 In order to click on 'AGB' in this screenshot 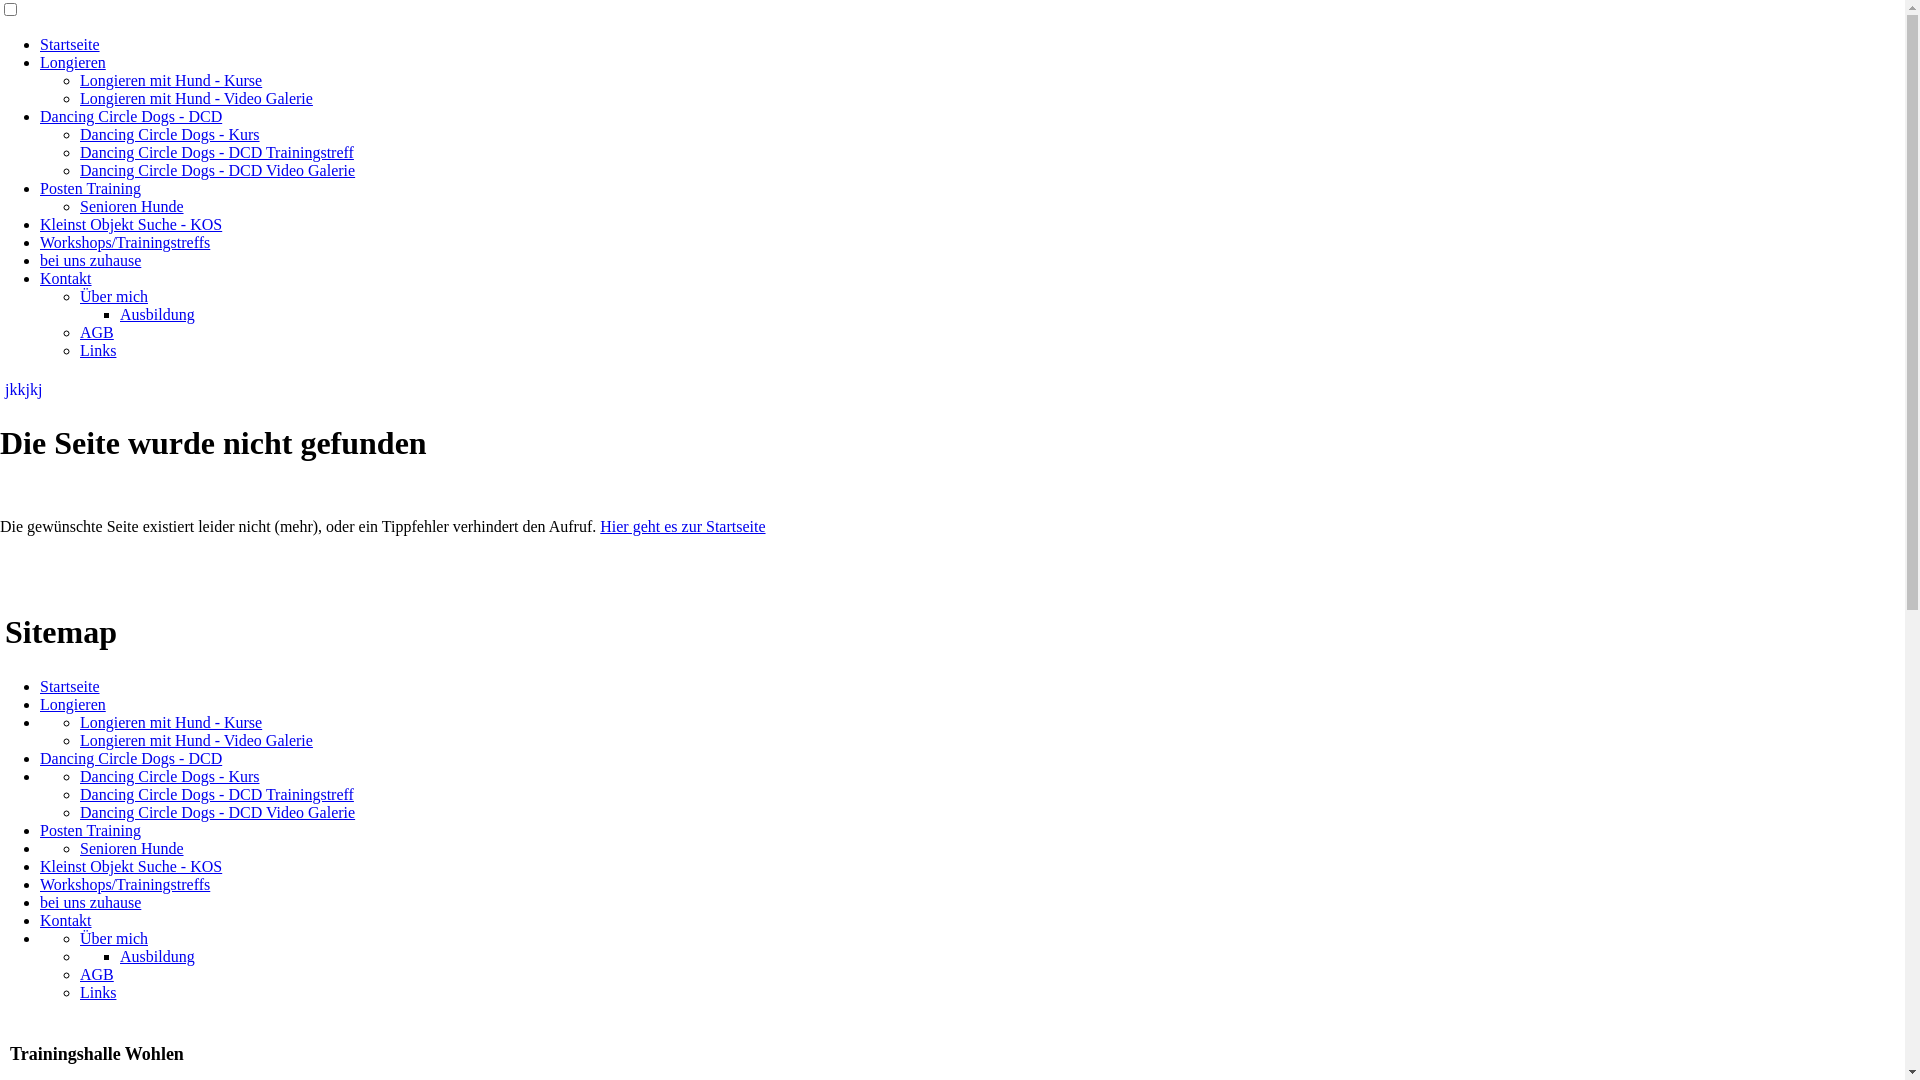, I will do `click(80, 973)`.